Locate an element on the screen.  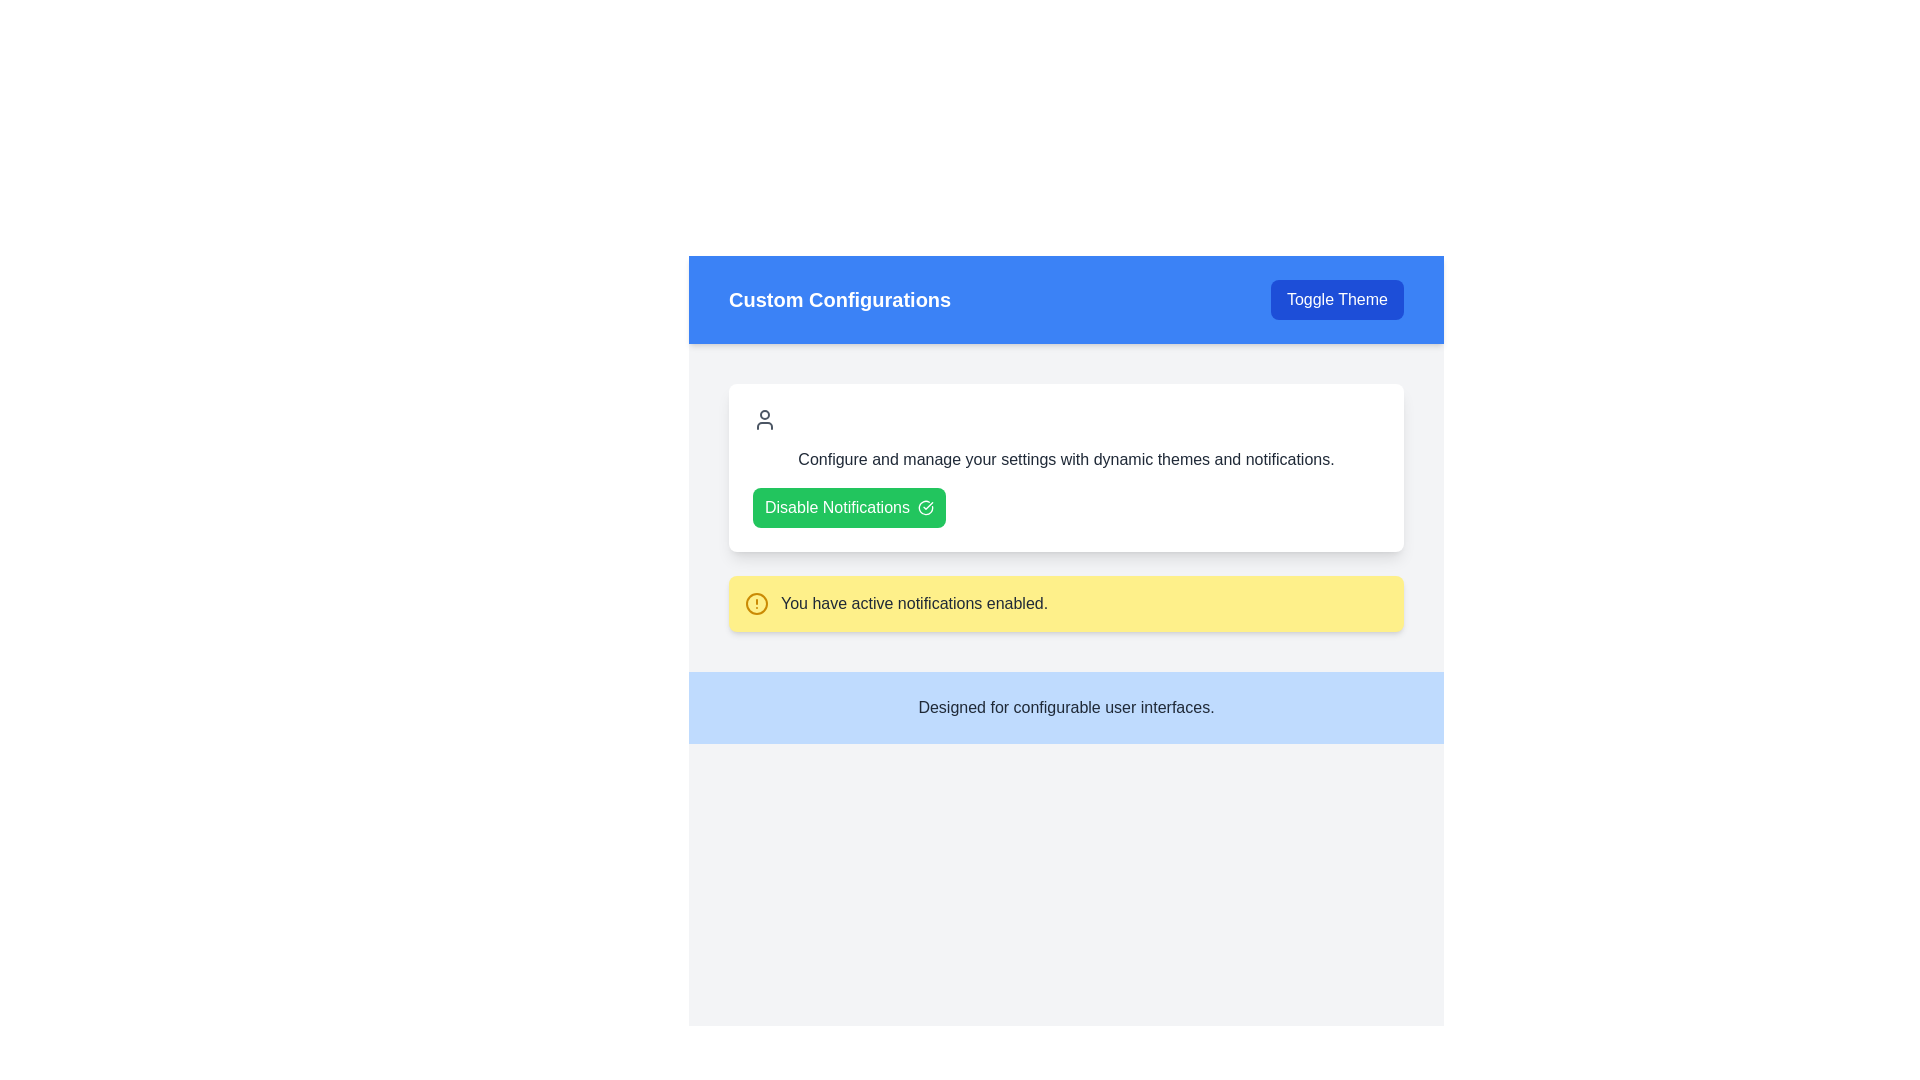
the circular alert notification icon with a yellow background, which contains an exclamation mark is located at coordinates (756, 603).